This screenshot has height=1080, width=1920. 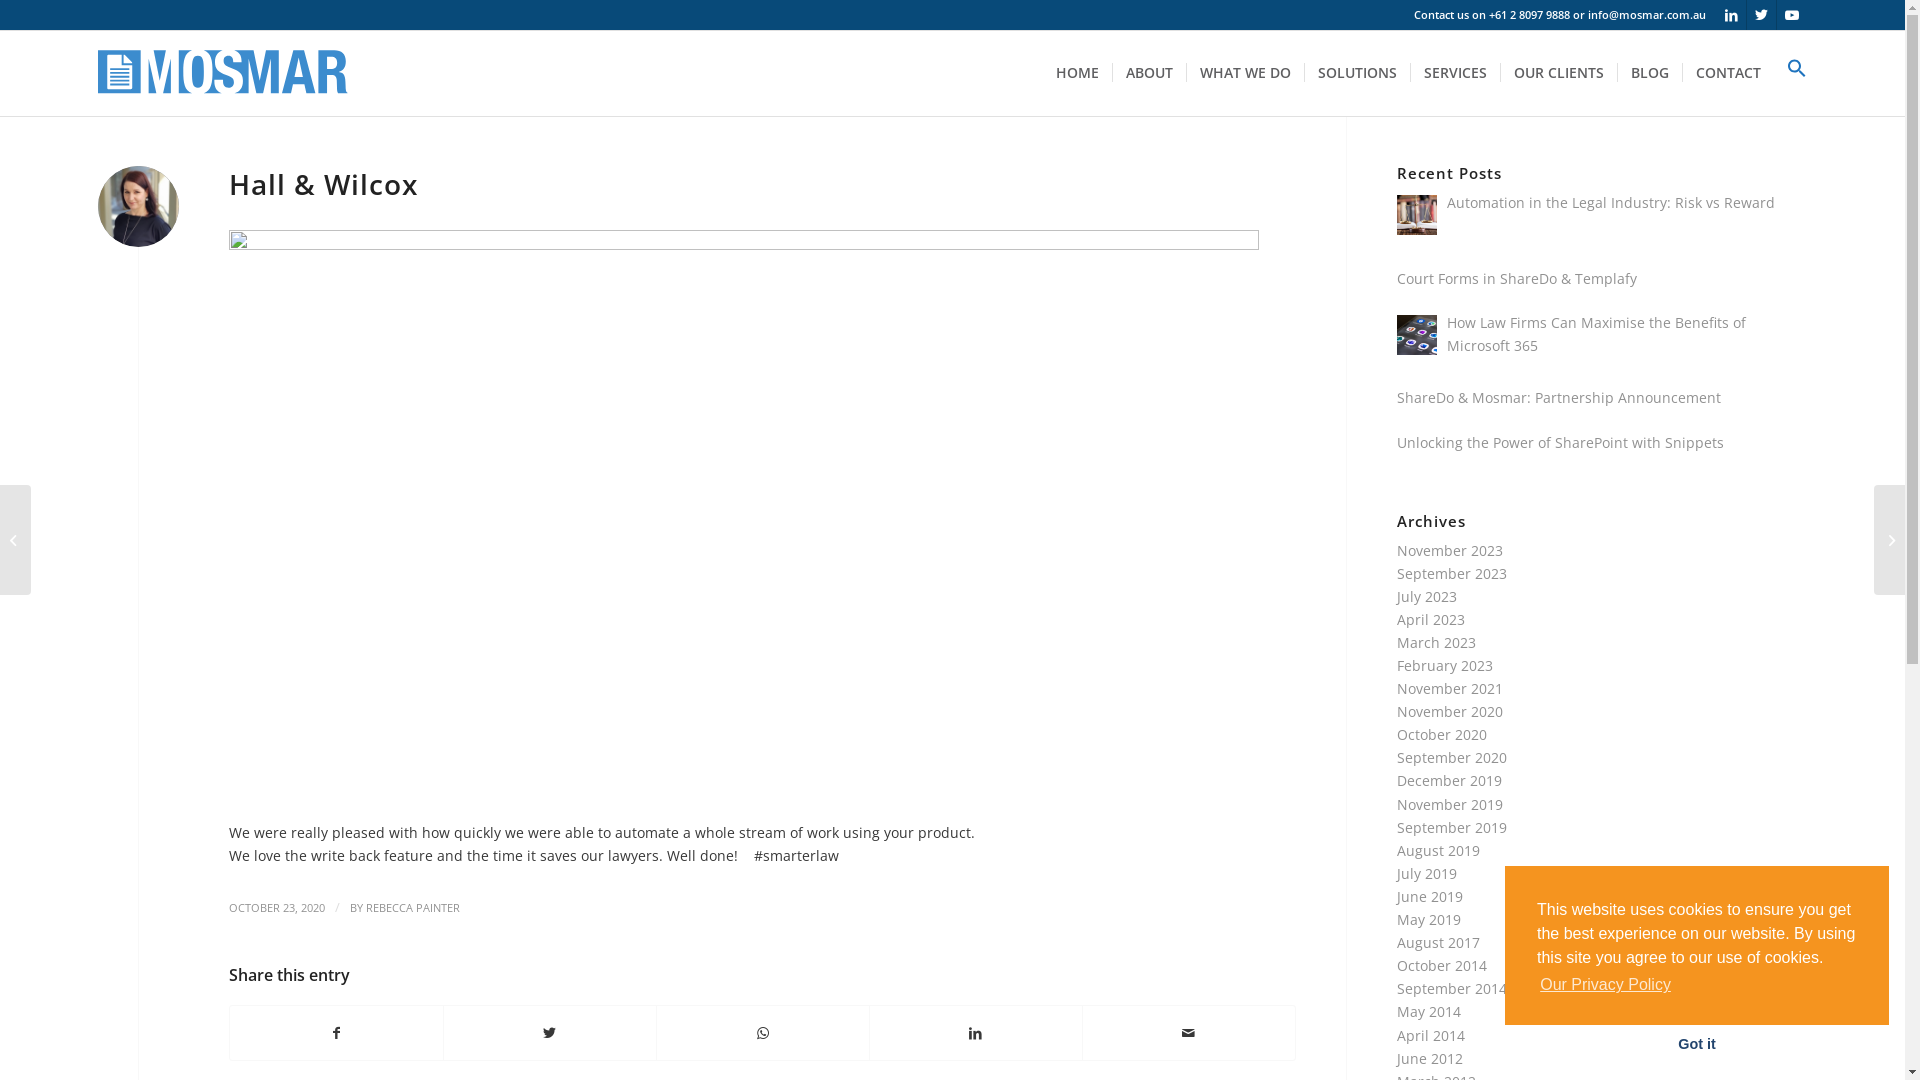 What do you see at coordinates (411, 907) in the screenshot?
I see `'REBECCA PAINTER'` at bounding box center [411, 907].